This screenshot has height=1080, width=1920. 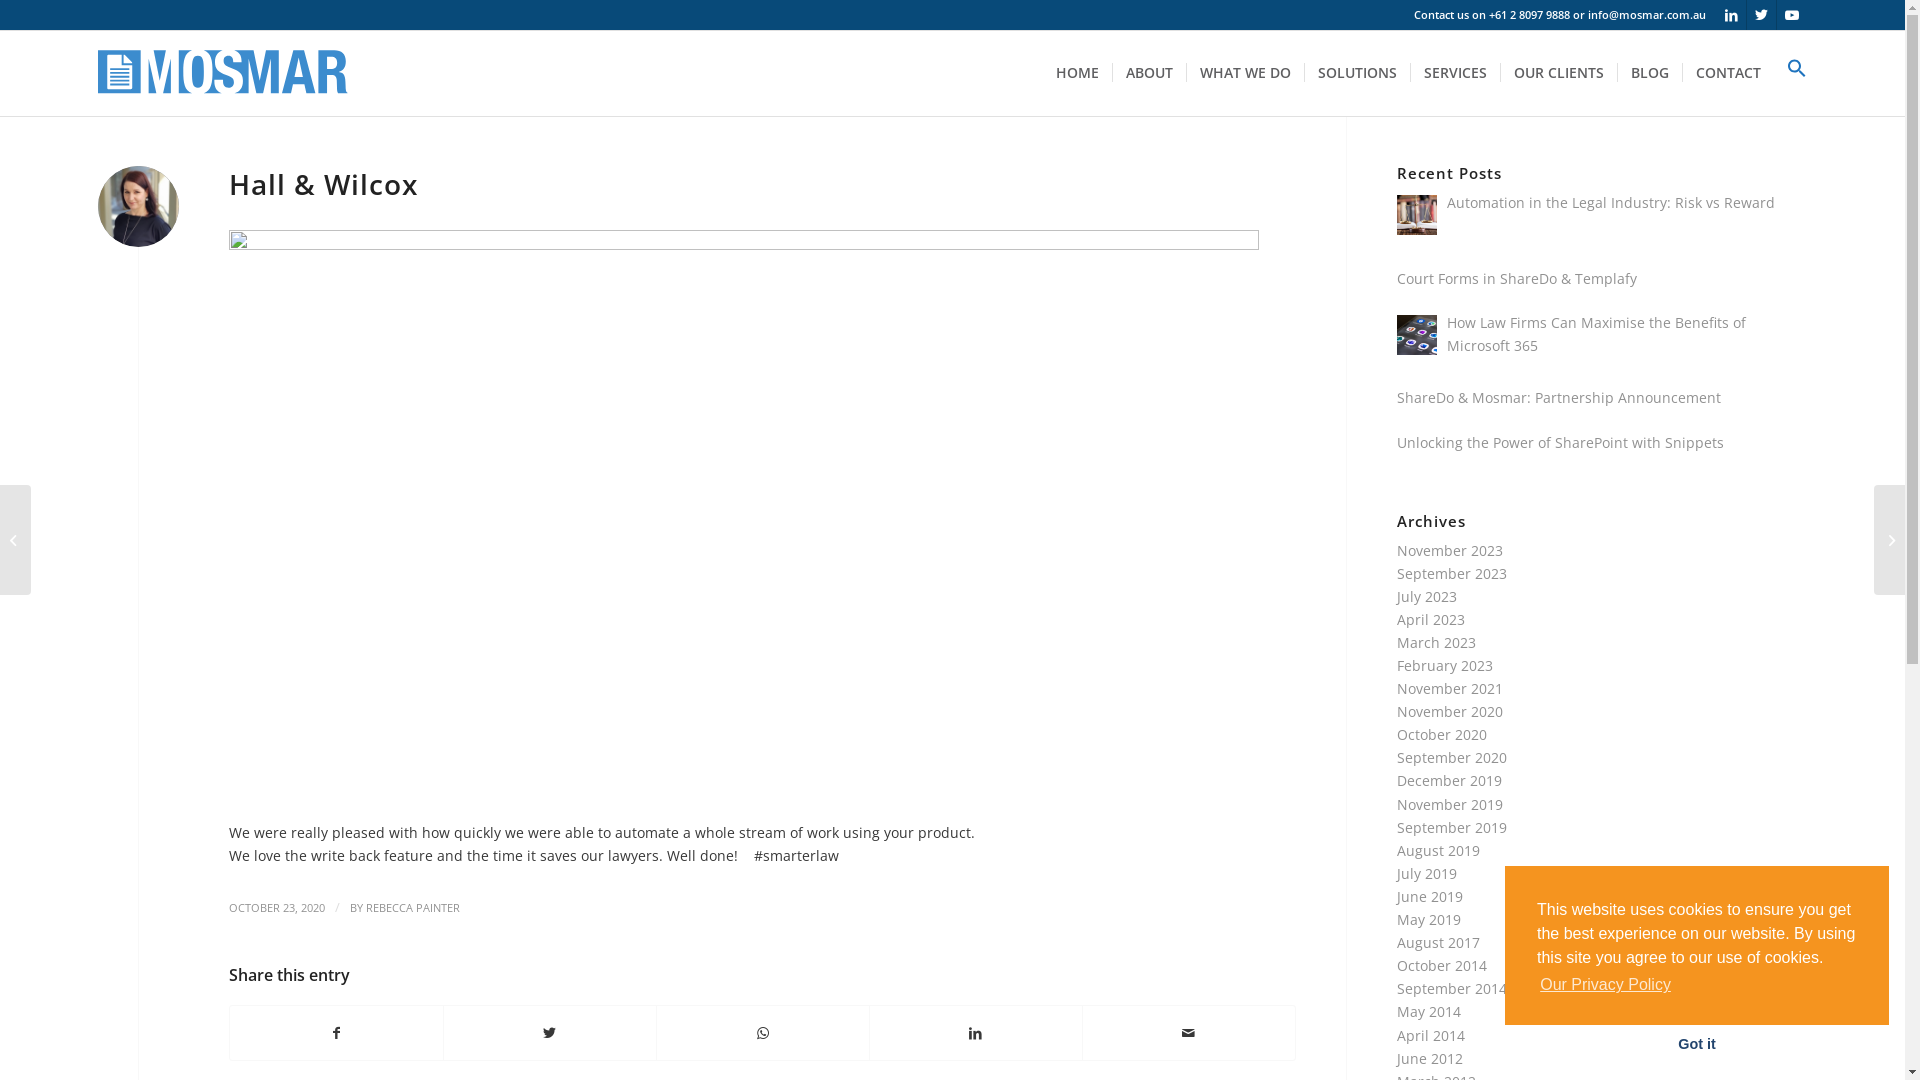 What do you see at coordinates (411, 907) in the screenshot?
I see `'REBECCA PAINTER'` at bounding box center [411, 907].